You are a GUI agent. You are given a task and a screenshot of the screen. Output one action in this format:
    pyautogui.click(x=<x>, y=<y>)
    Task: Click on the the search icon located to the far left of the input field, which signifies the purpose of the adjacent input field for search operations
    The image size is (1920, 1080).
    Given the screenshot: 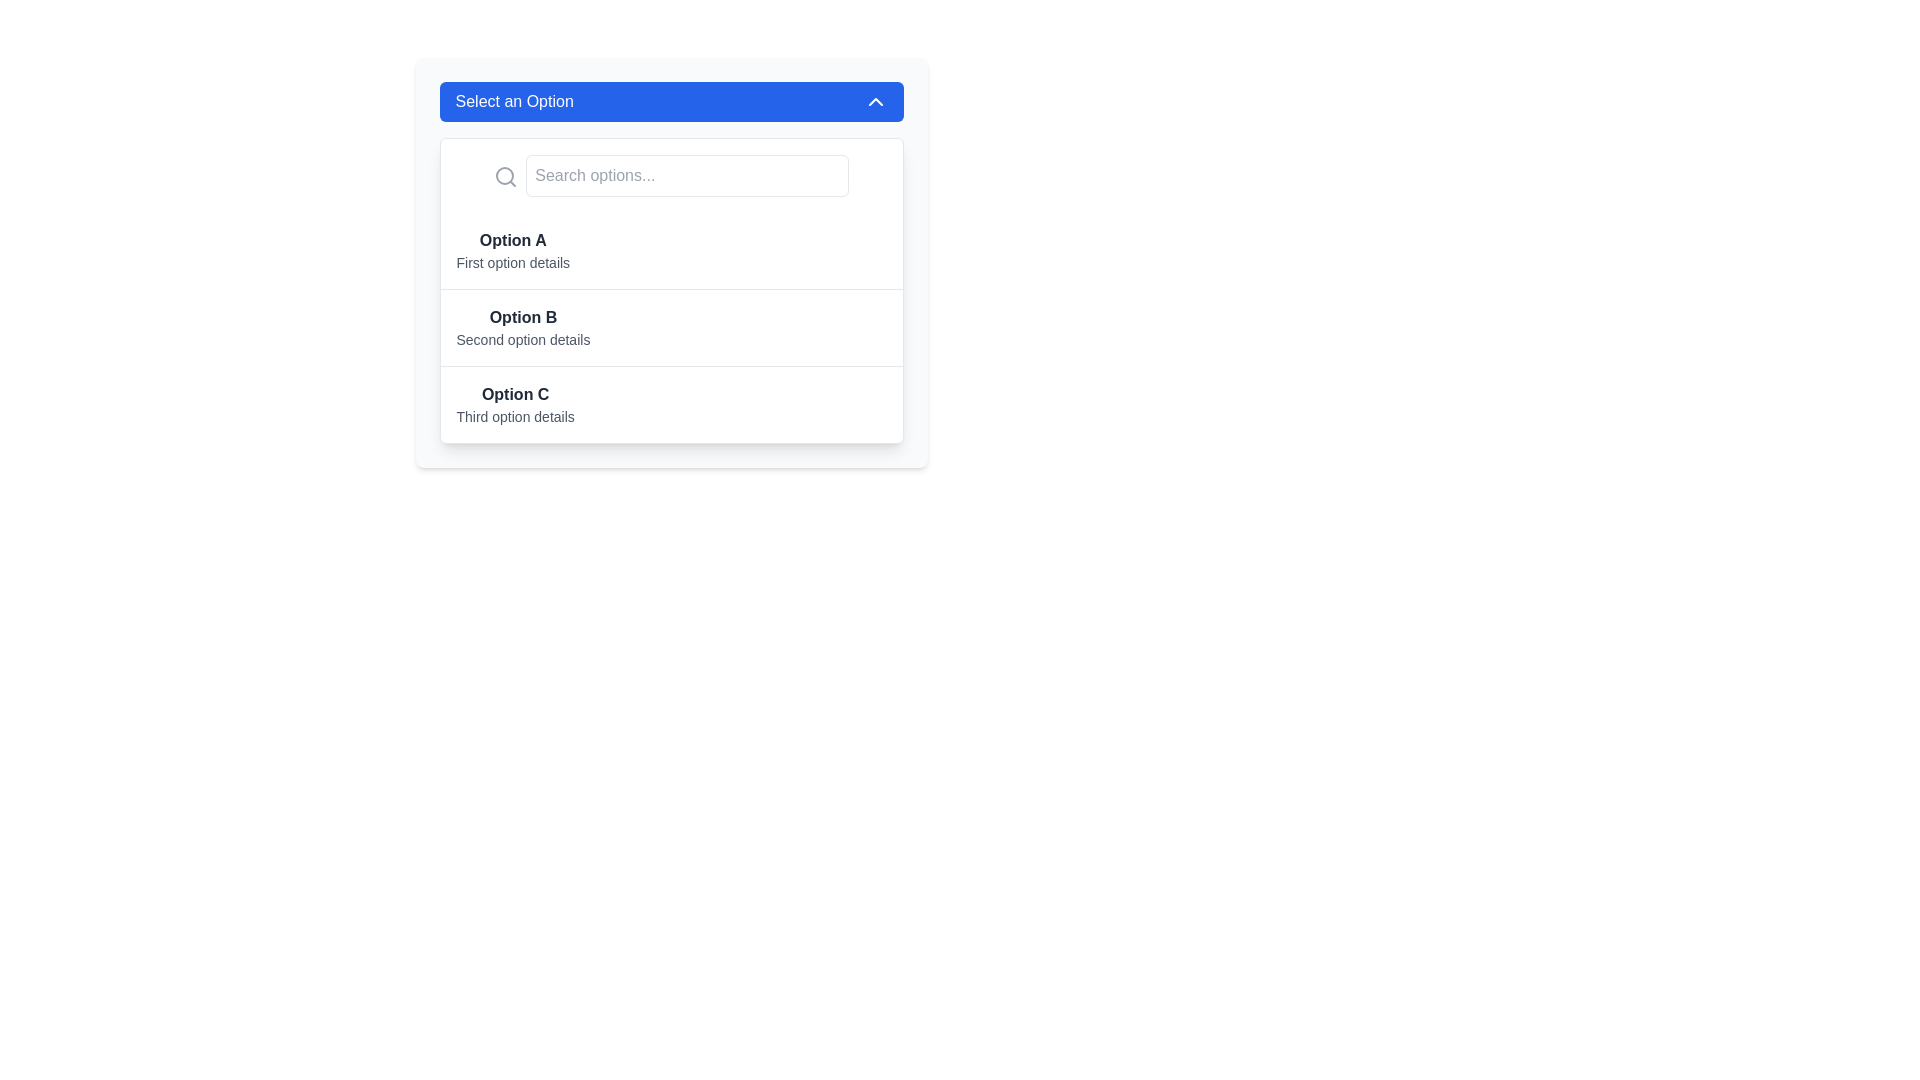 What is the action you would take?
    pyautogui.click(x=506, y=175)
    